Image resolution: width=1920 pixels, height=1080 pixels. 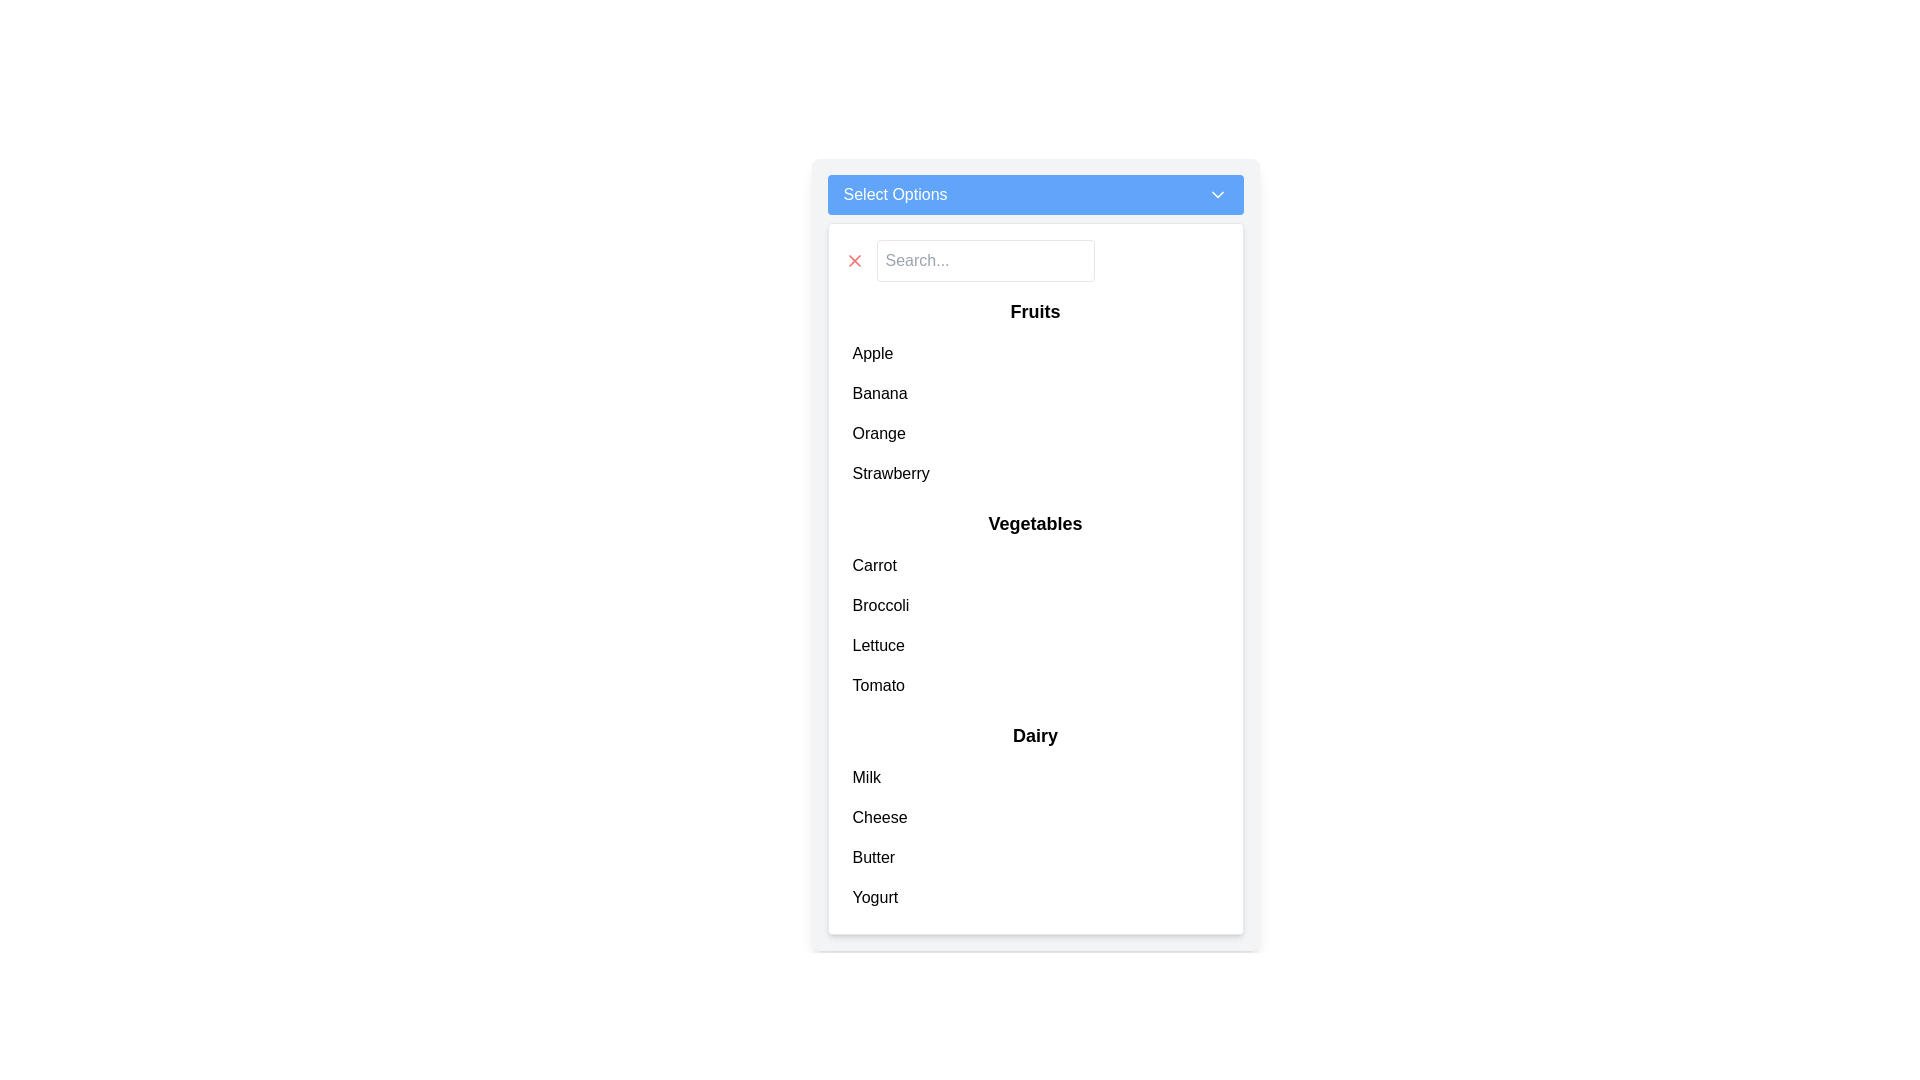 What do you see at coordinates (1035, 195) in the screenshot?
I see `the Dropdown toggle button labeled 'Select Options'` at bounding box center [1035, 195].